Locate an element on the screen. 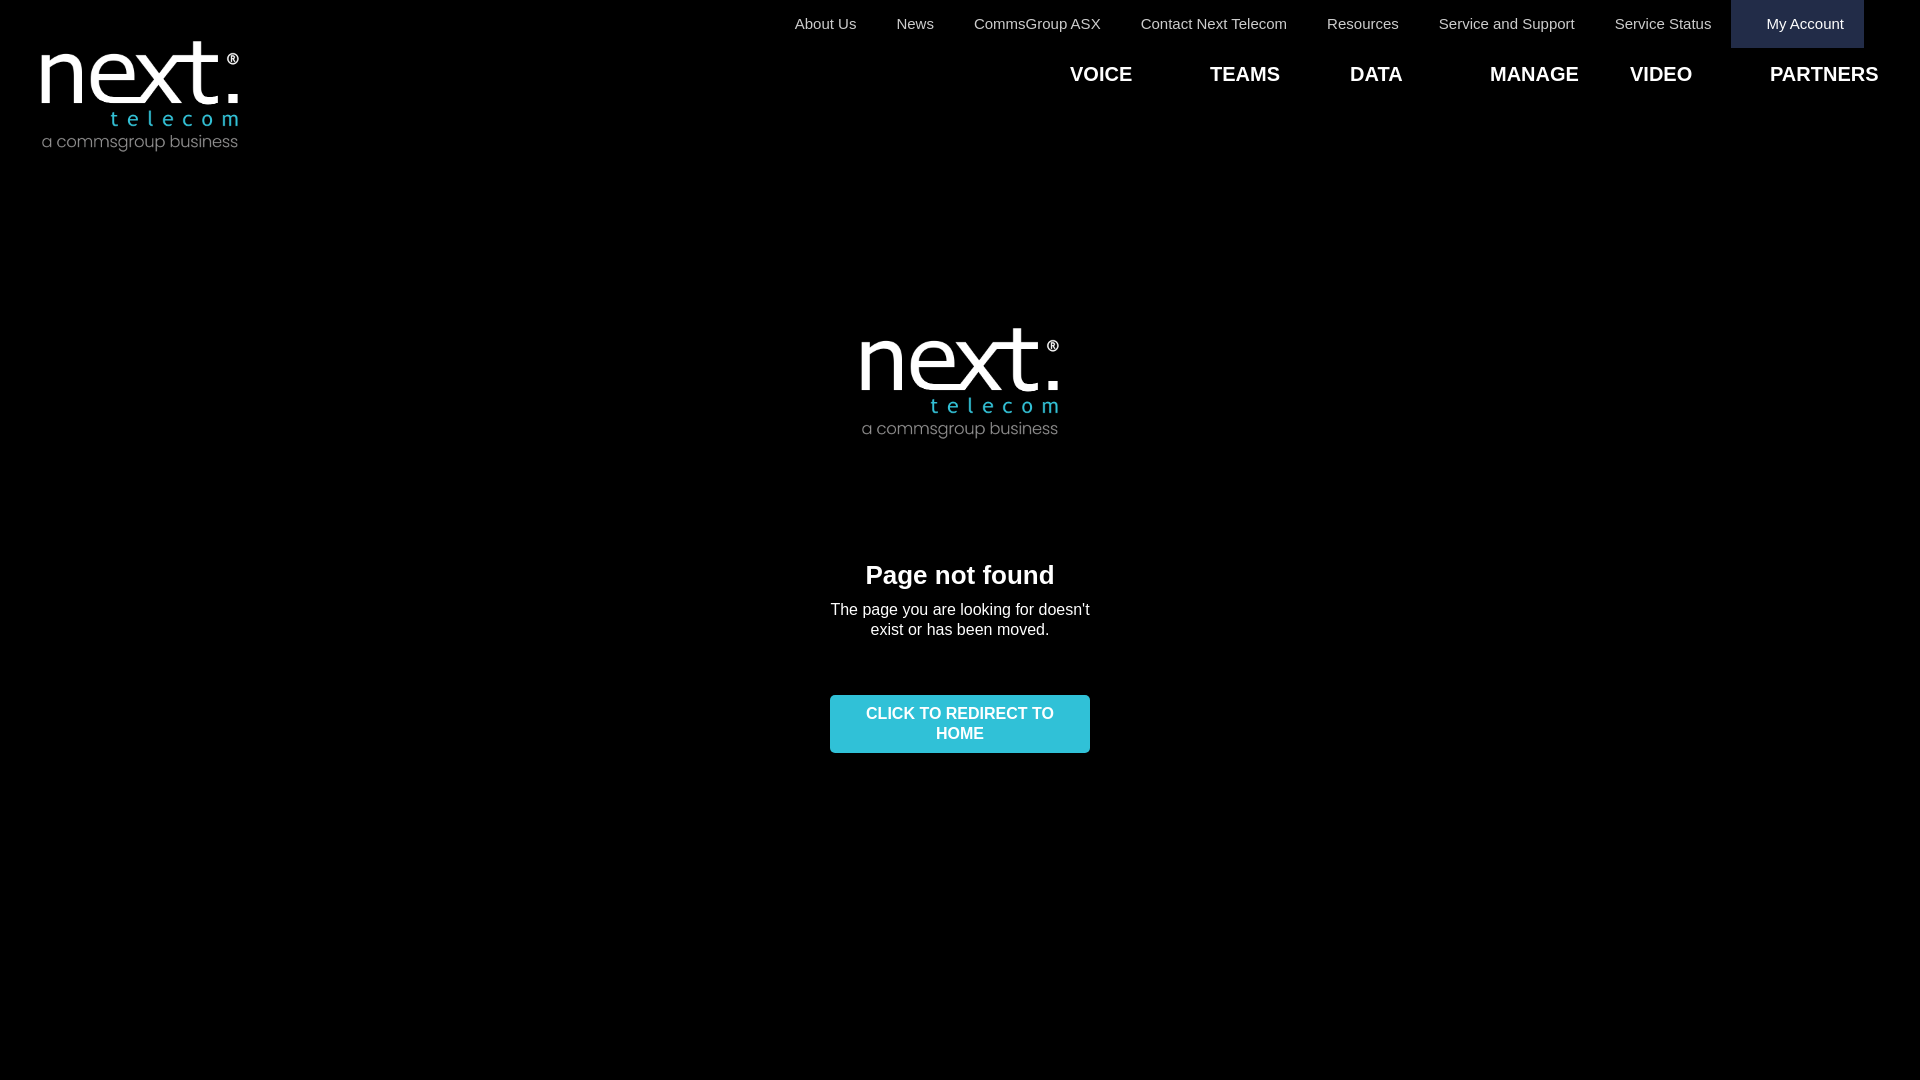 The image size is (1920, 1080). 'PARTNERS' is located at coordinates (1770, 75).